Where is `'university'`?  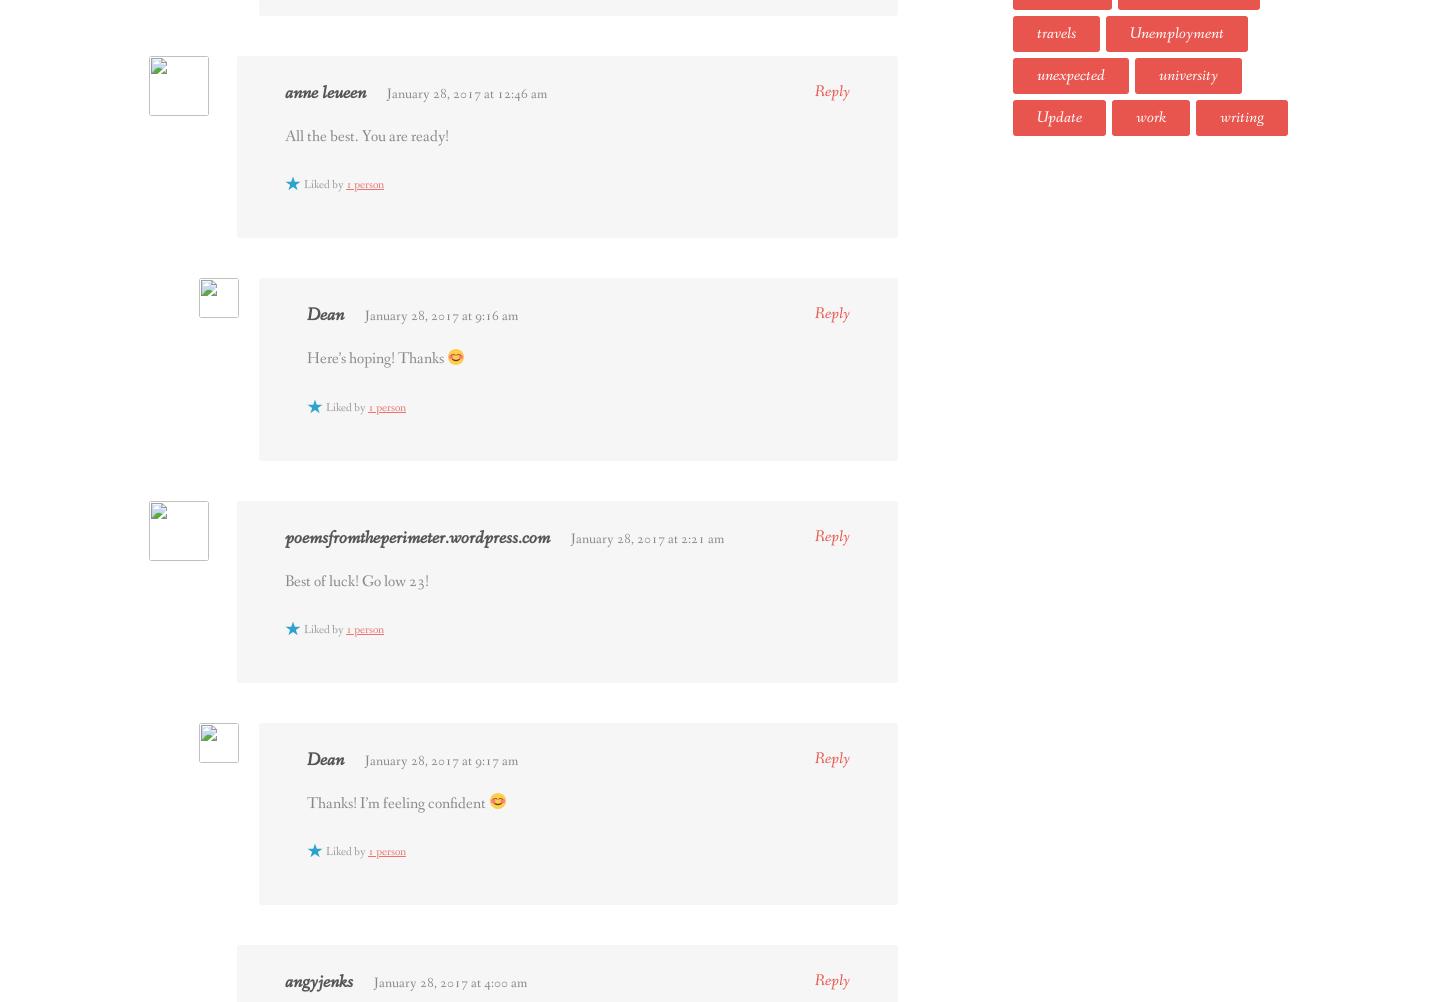 'university' is located at coordinates (1187, 74).